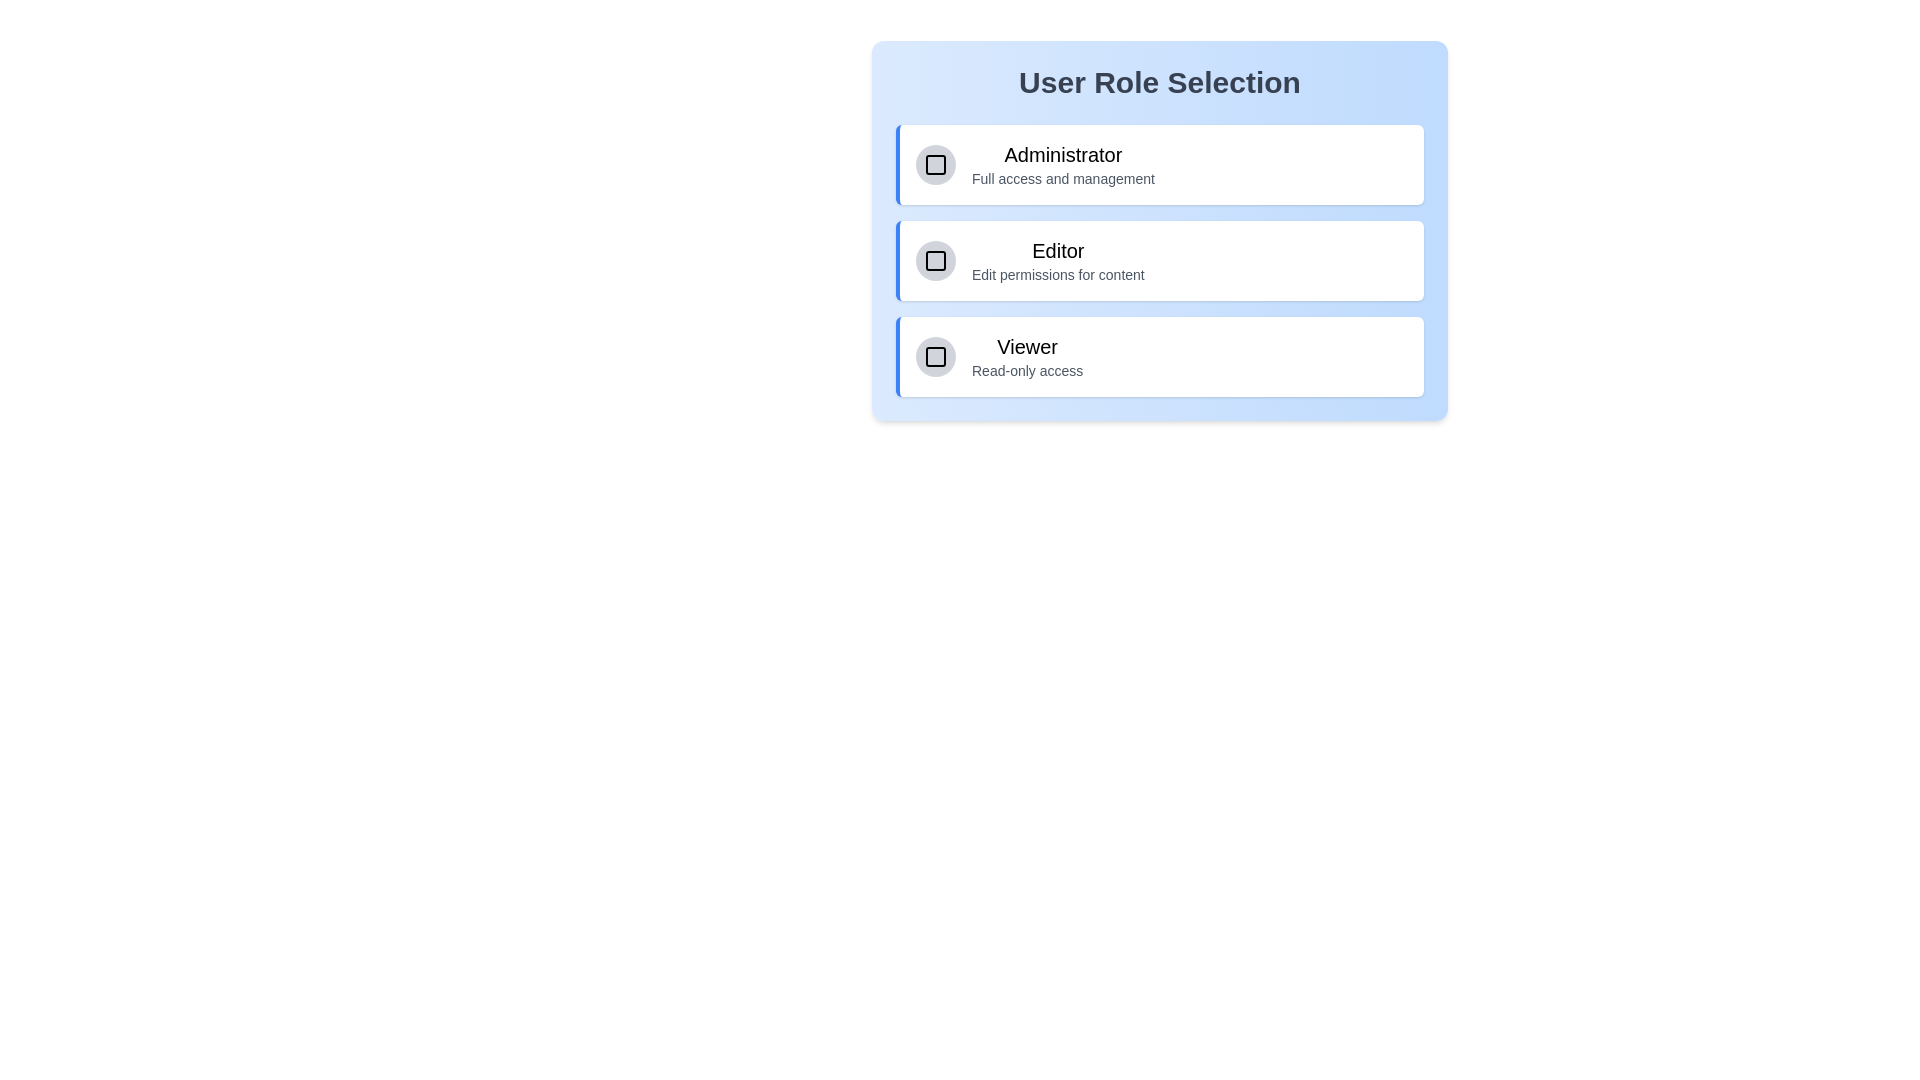 This screenshot has width=1920, height=1080. What do you see at coordinates (971, 235) in the screenshot?
I see `the text of the role description for Editor` at bounding box center [971, 235].